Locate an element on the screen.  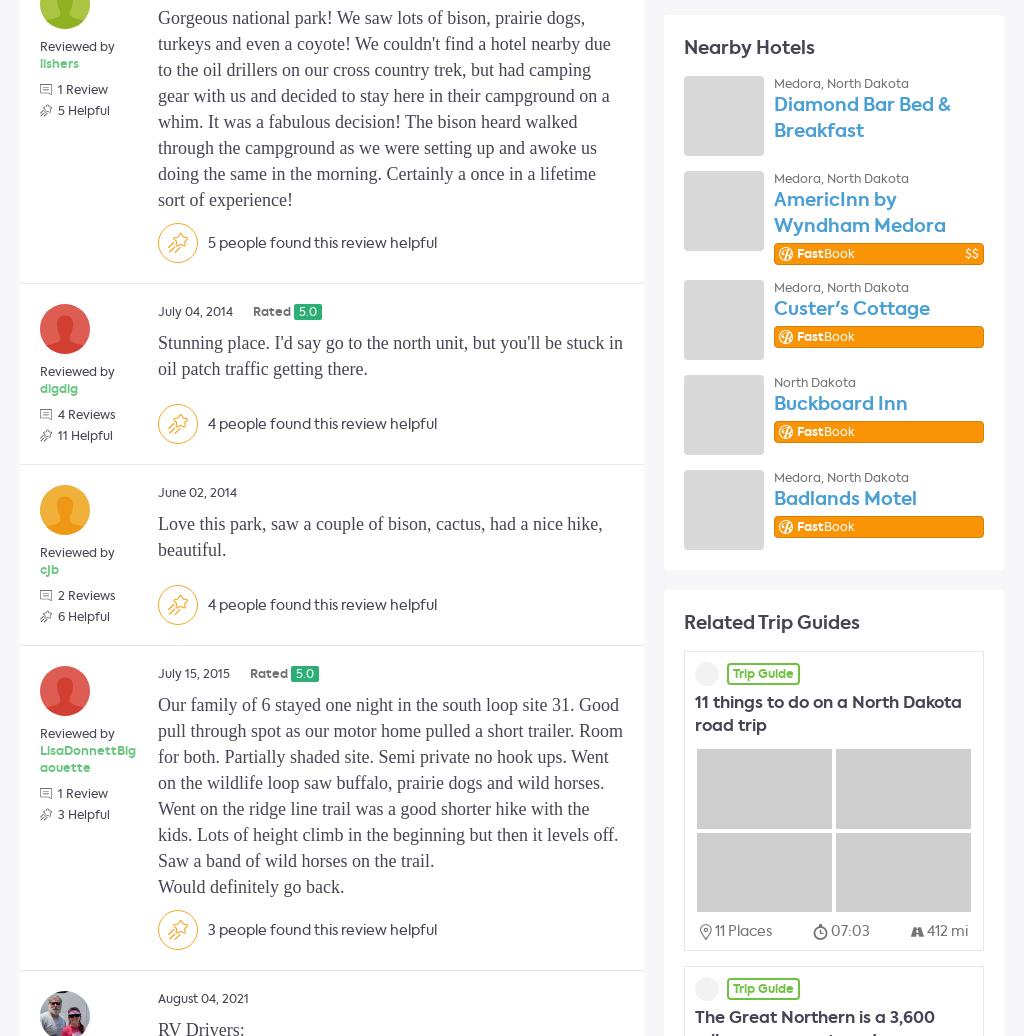
'11 Helpful' is located at coordinates (84, 435).